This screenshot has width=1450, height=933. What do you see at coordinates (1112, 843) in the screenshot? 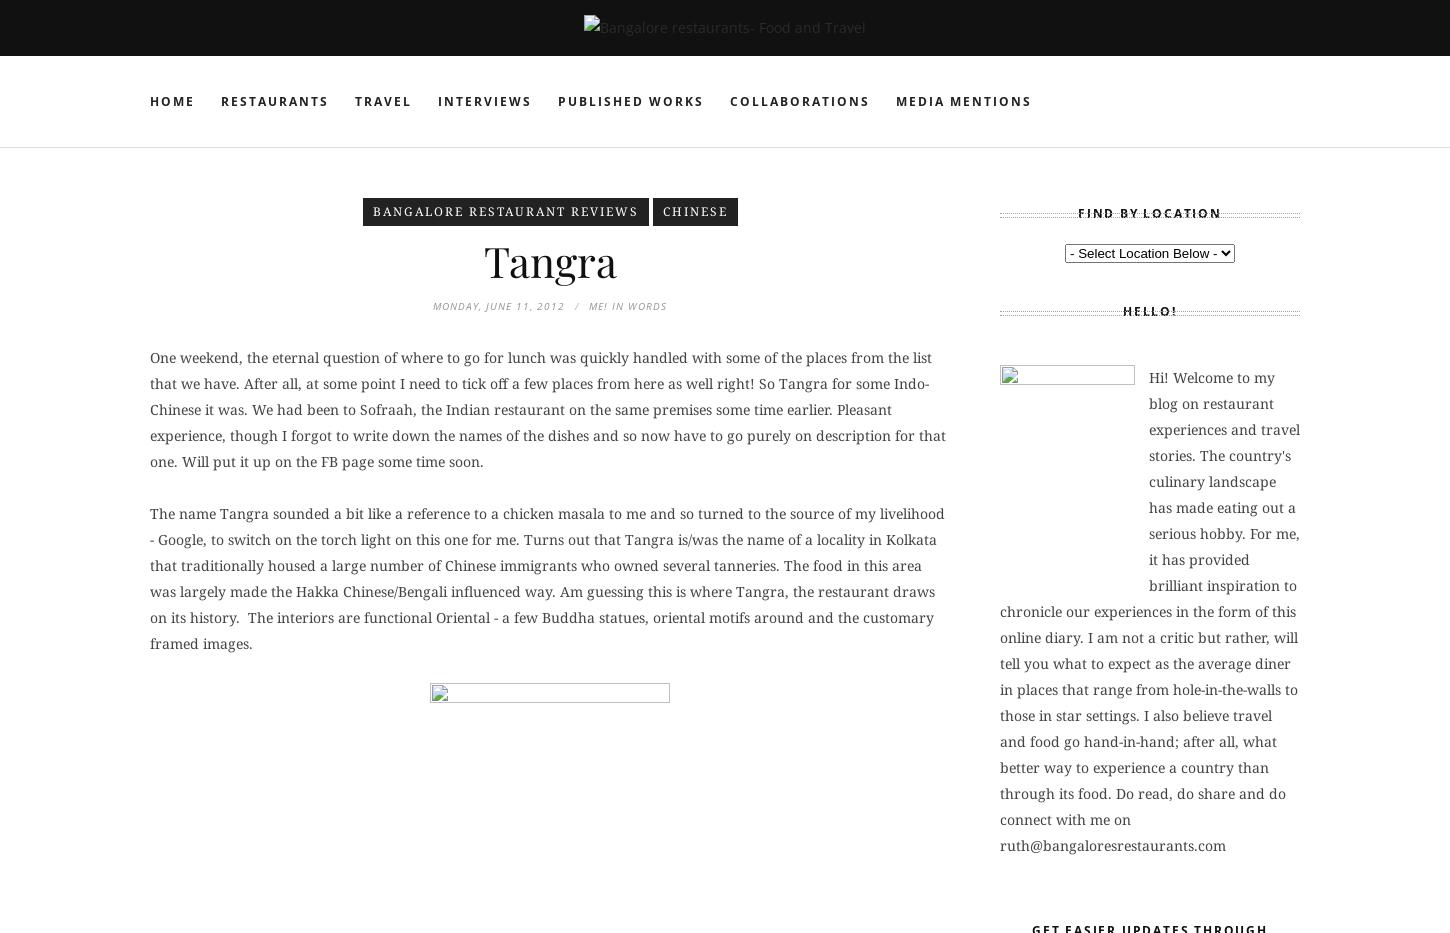
I see `'ruth@bangaloresrestaurants.com'` at bounding box center [1112, 843].